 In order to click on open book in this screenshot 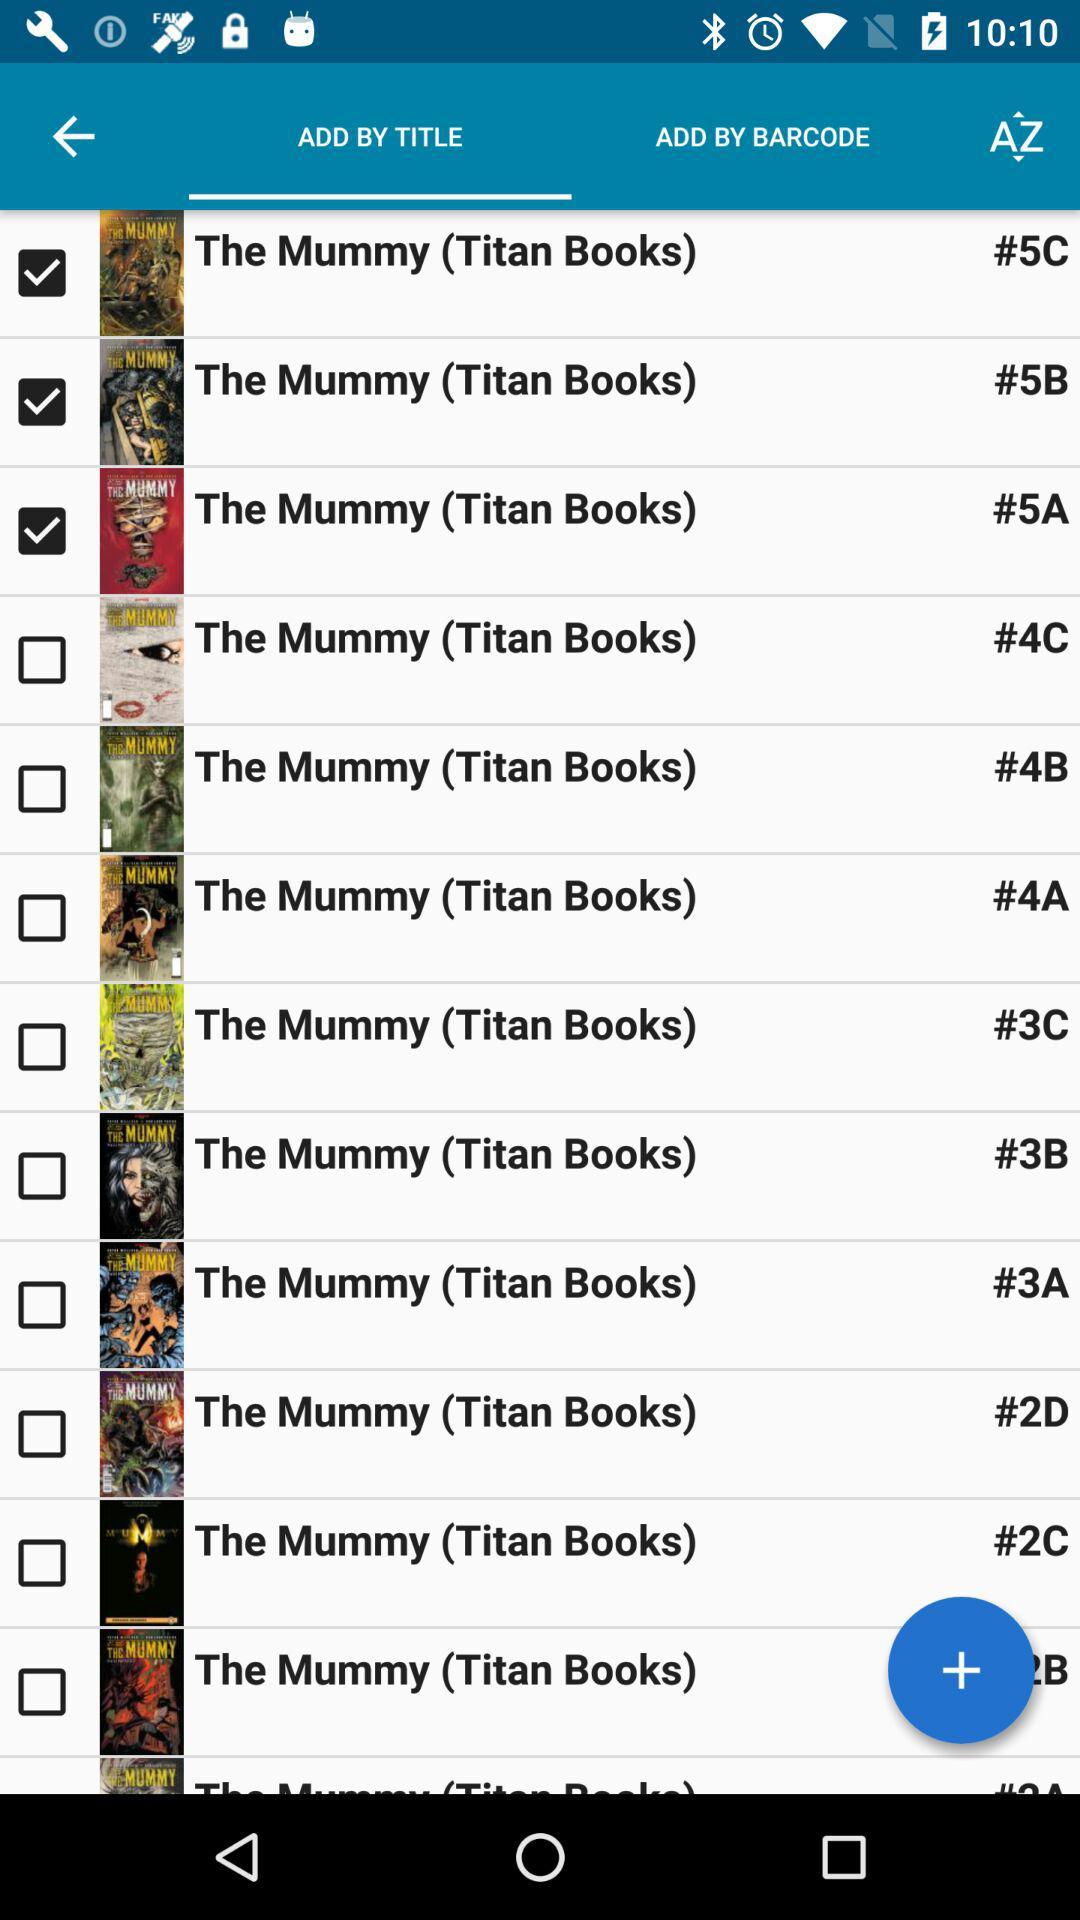, I will do `click(140, 916)`.